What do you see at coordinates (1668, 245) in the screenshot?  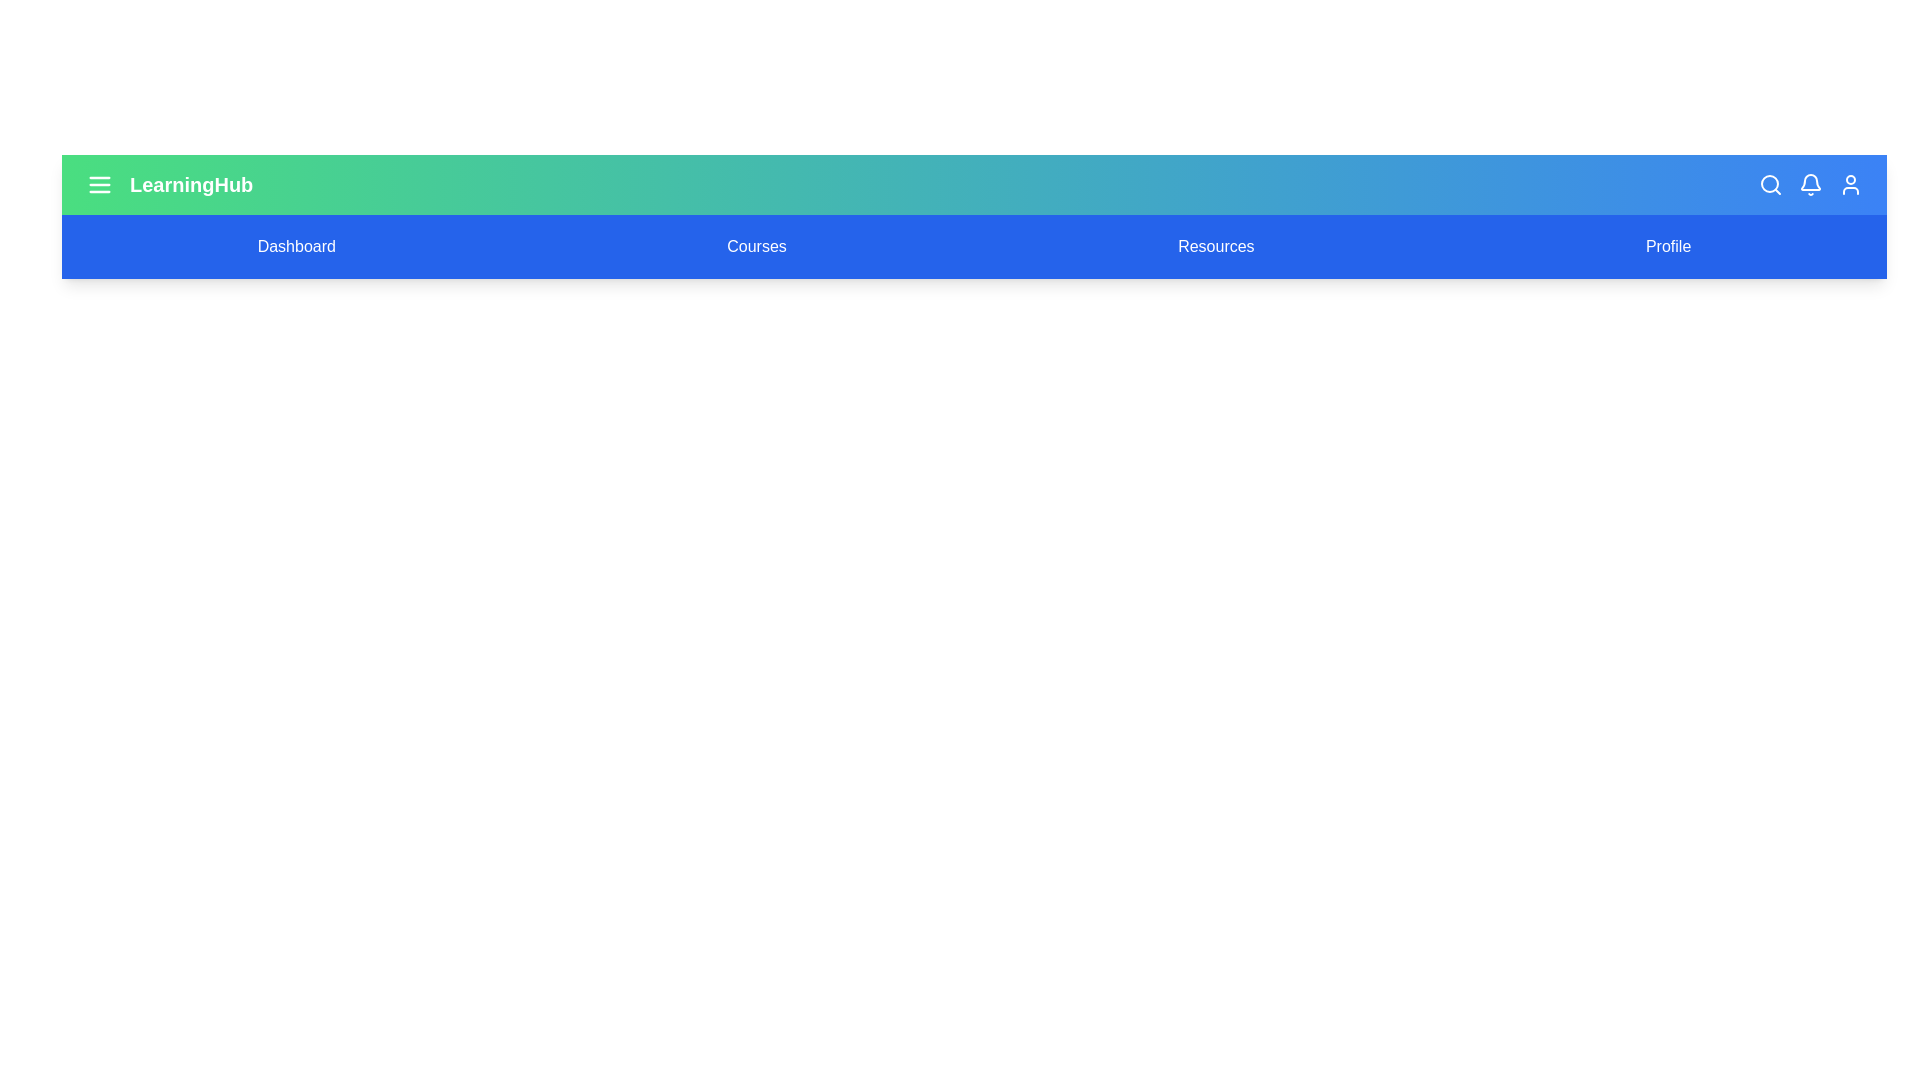 I see `the navigation item Profile` at bounding box center [1668, 245].